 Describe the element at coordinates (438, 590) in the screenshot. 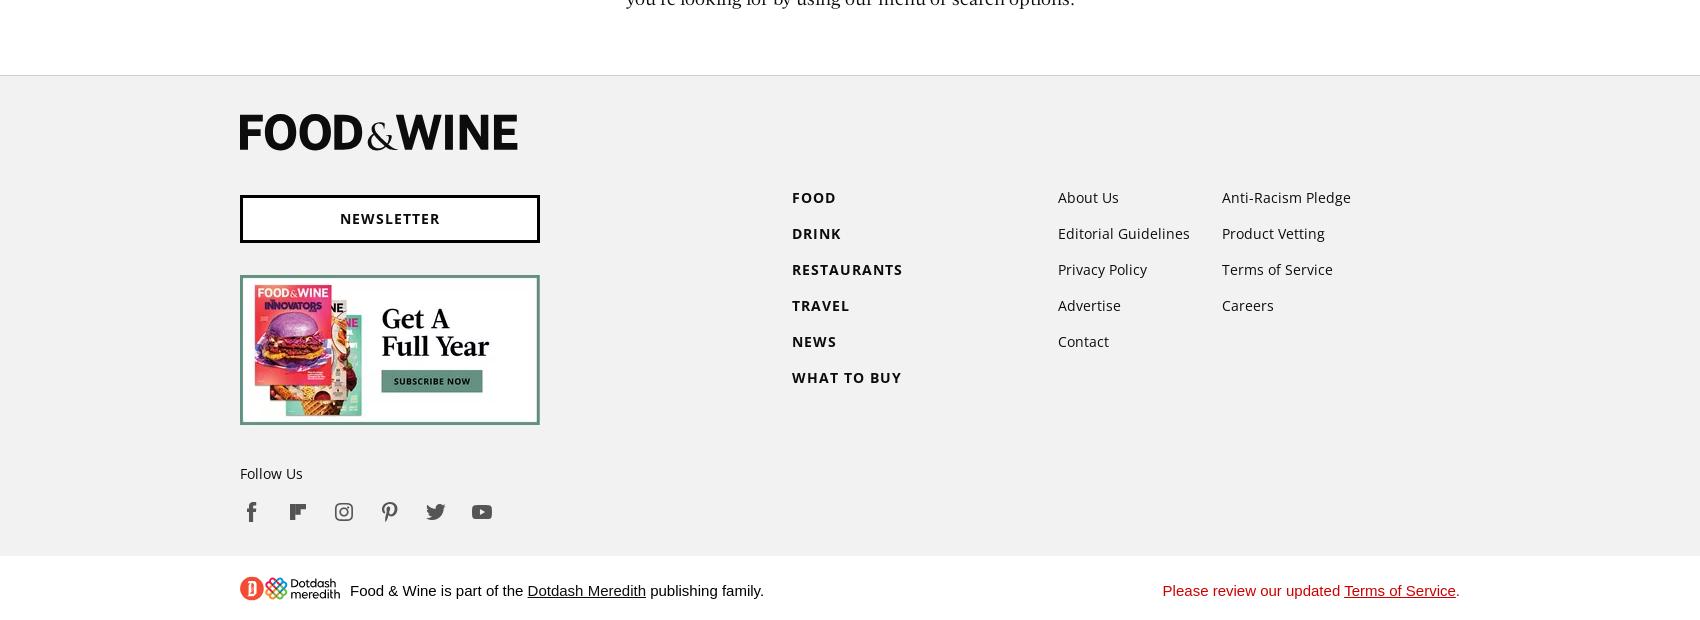

I see `'Food & Wine is part of the'` at that location.